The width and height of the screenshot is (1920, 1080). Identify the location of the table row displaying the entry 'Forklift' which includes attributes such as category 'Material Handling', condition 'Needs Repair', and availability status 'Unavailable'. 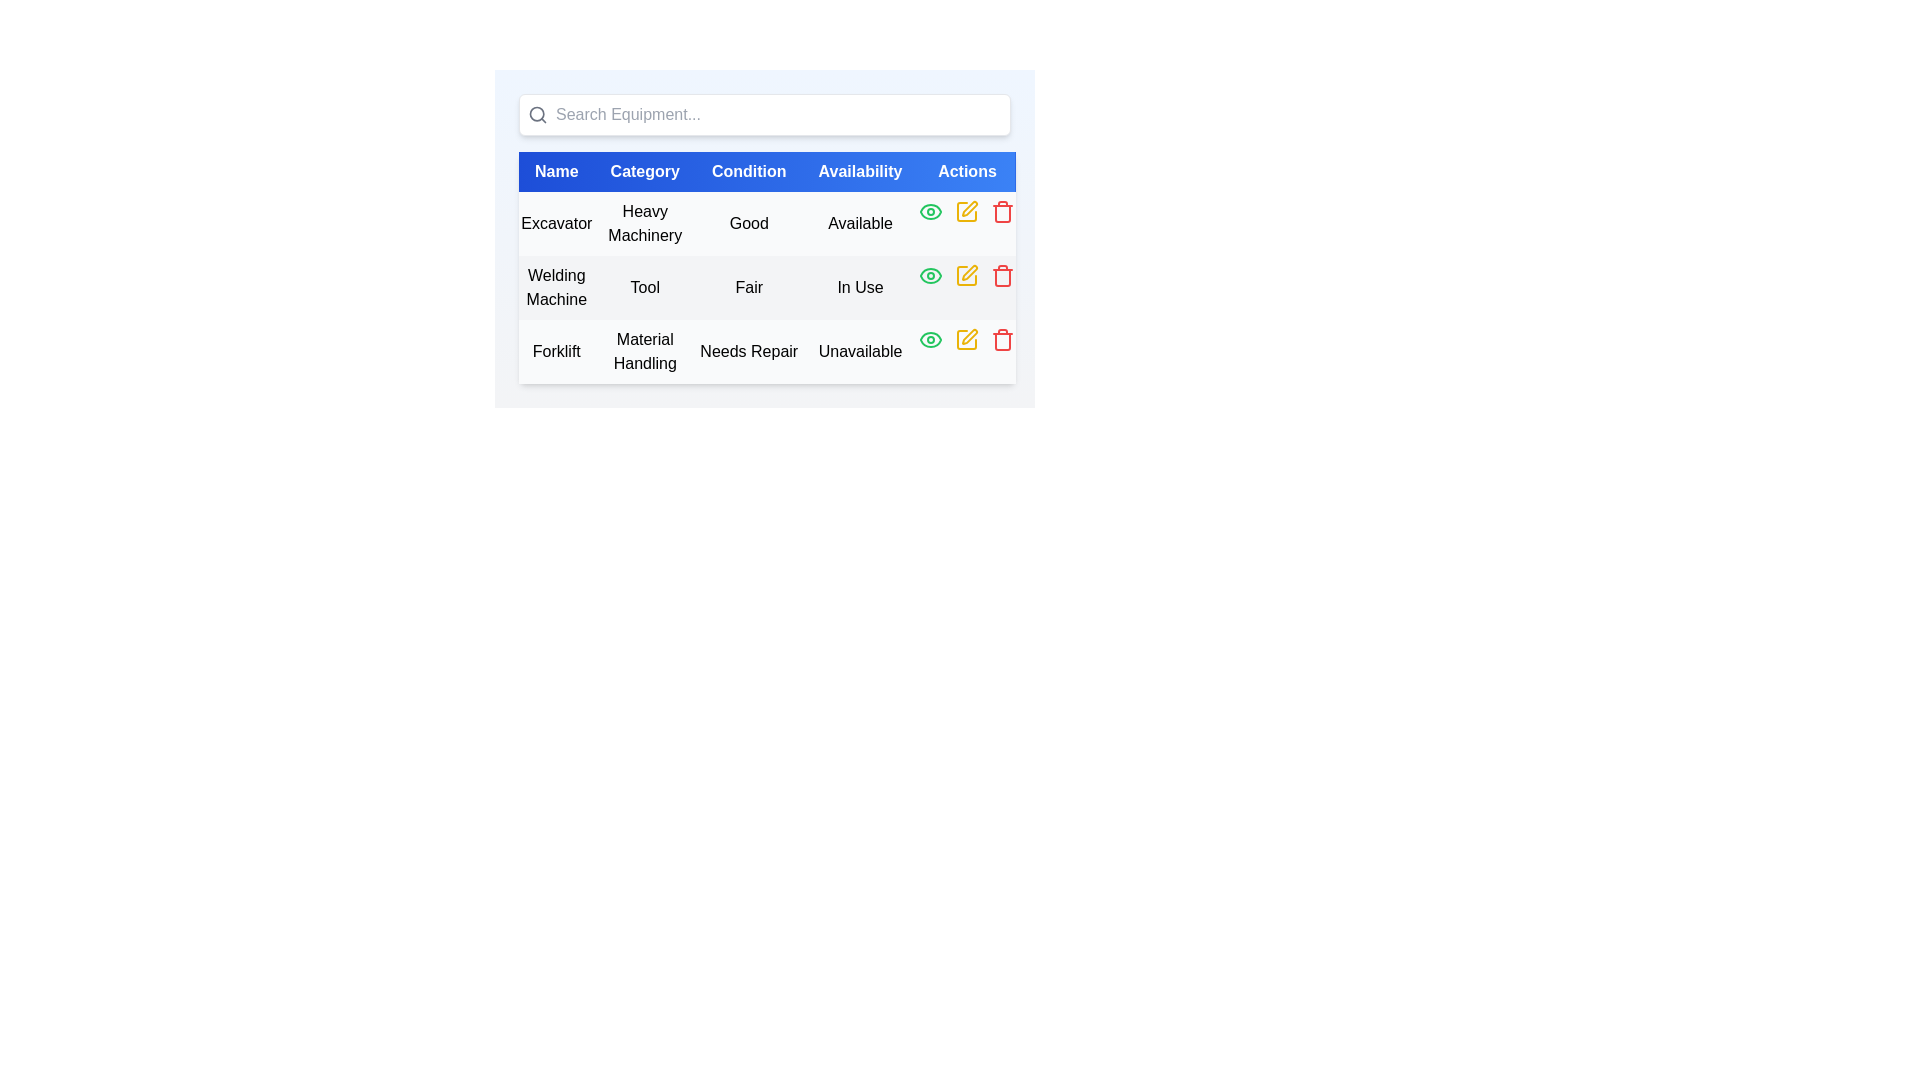
(766, 350).